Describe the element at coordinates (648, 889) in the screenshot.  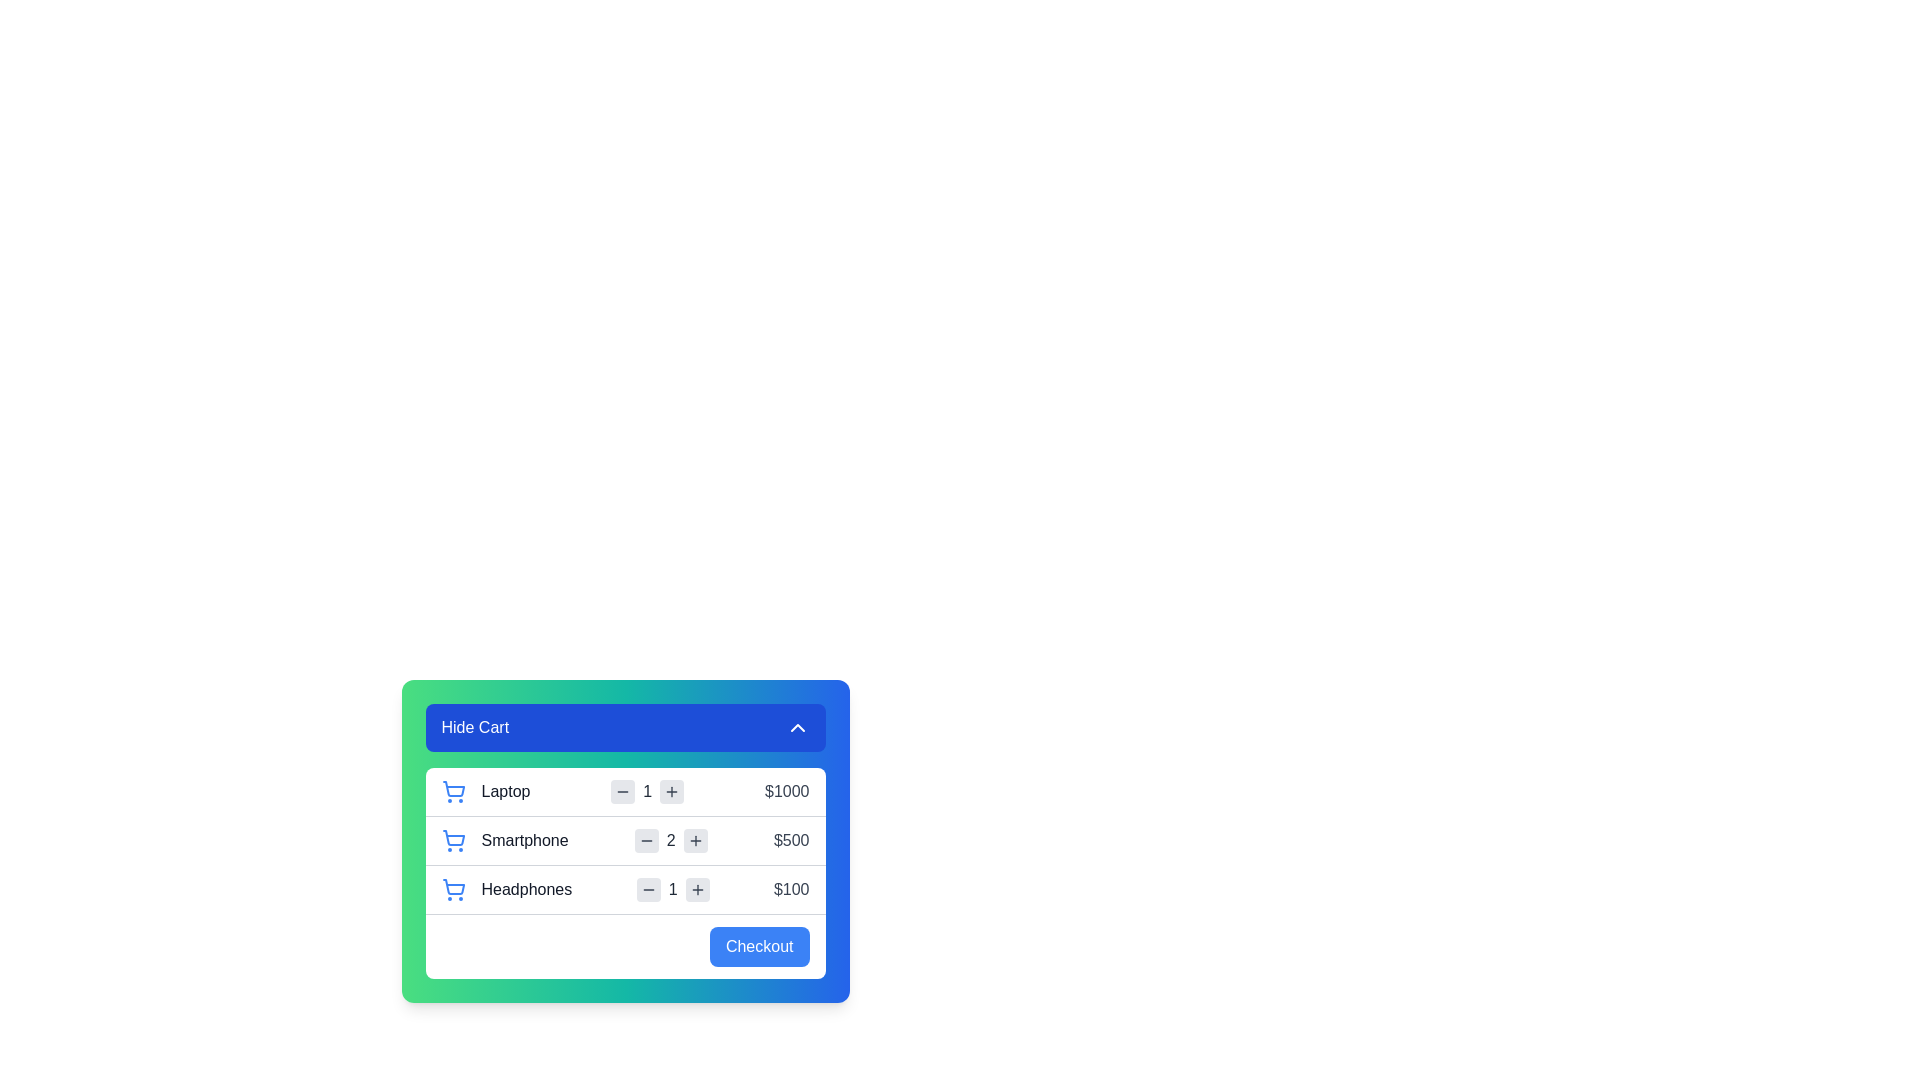
I see `the decrement button in the 'Headphones' row of the shopping cart to change its background color` at that location.